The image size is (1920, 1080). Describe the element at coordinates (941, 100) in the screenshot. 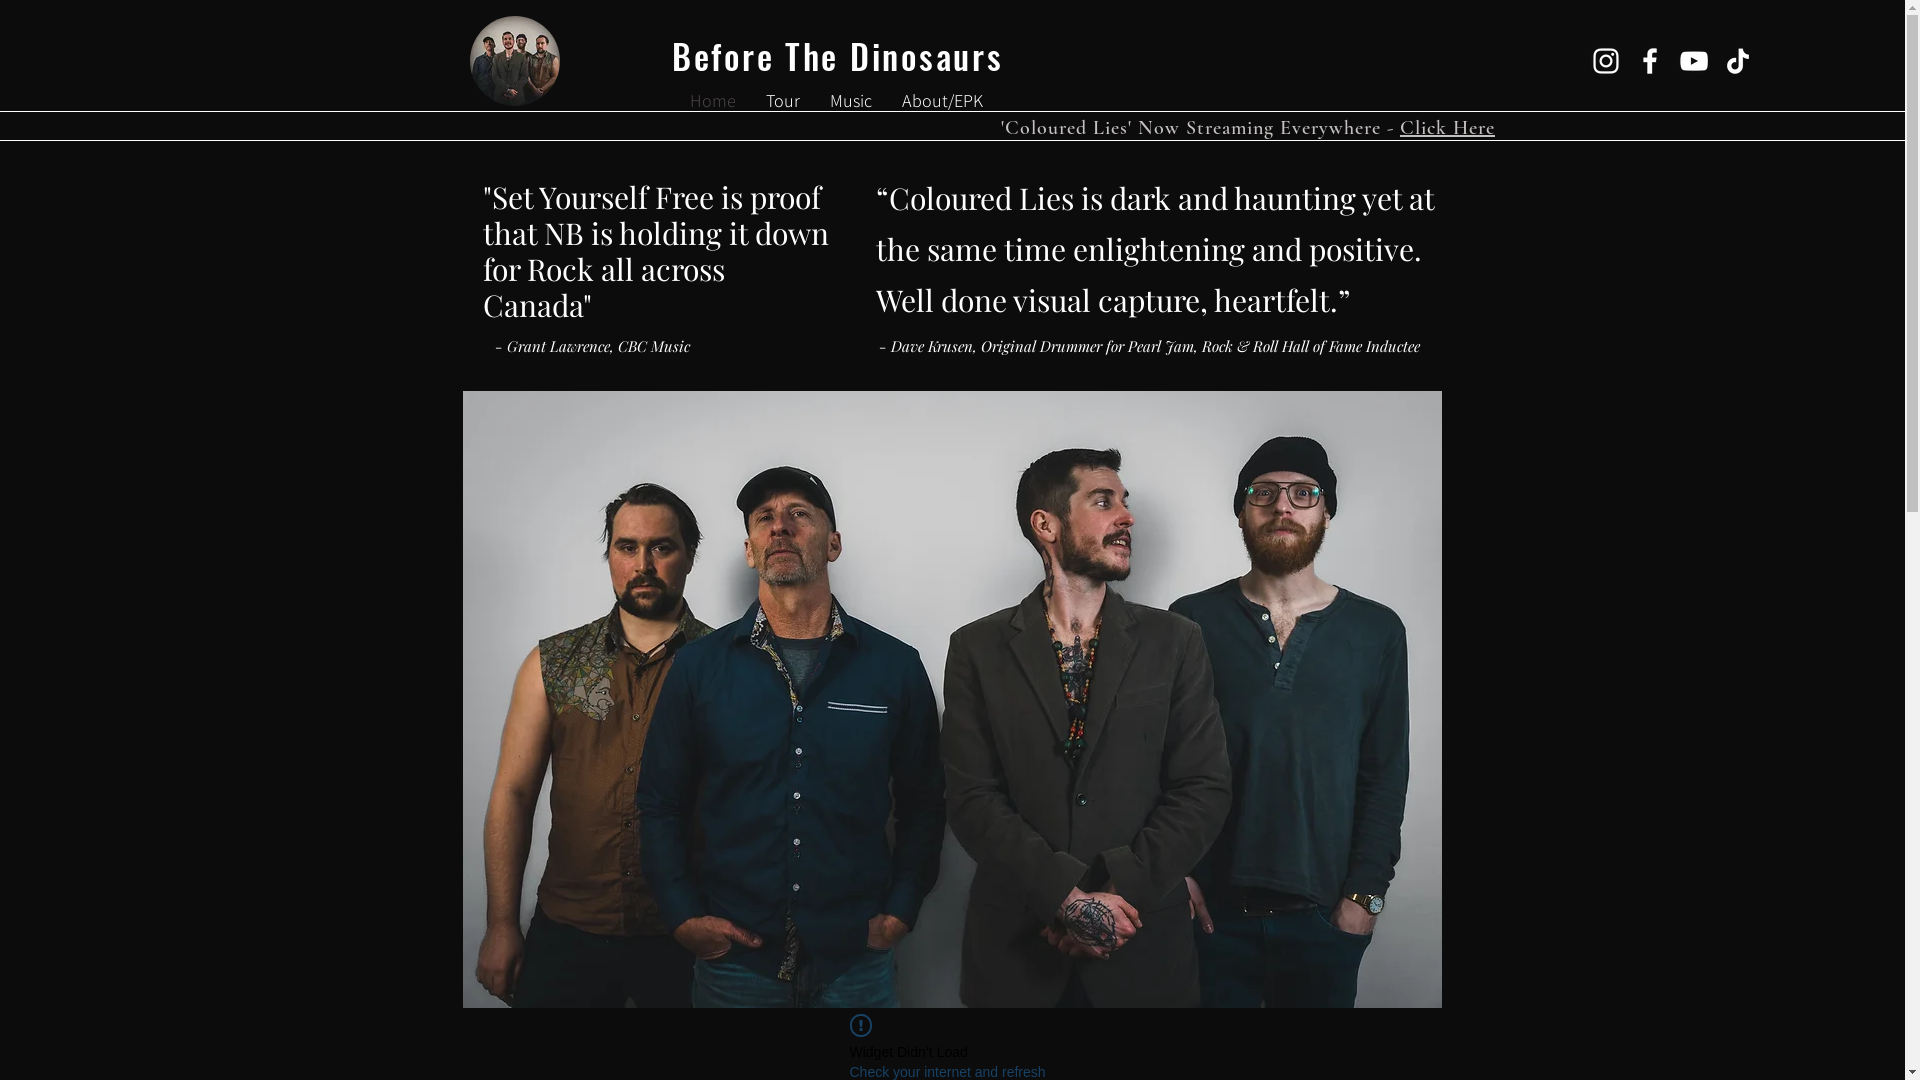

I see `'About/EPK'` at that location.